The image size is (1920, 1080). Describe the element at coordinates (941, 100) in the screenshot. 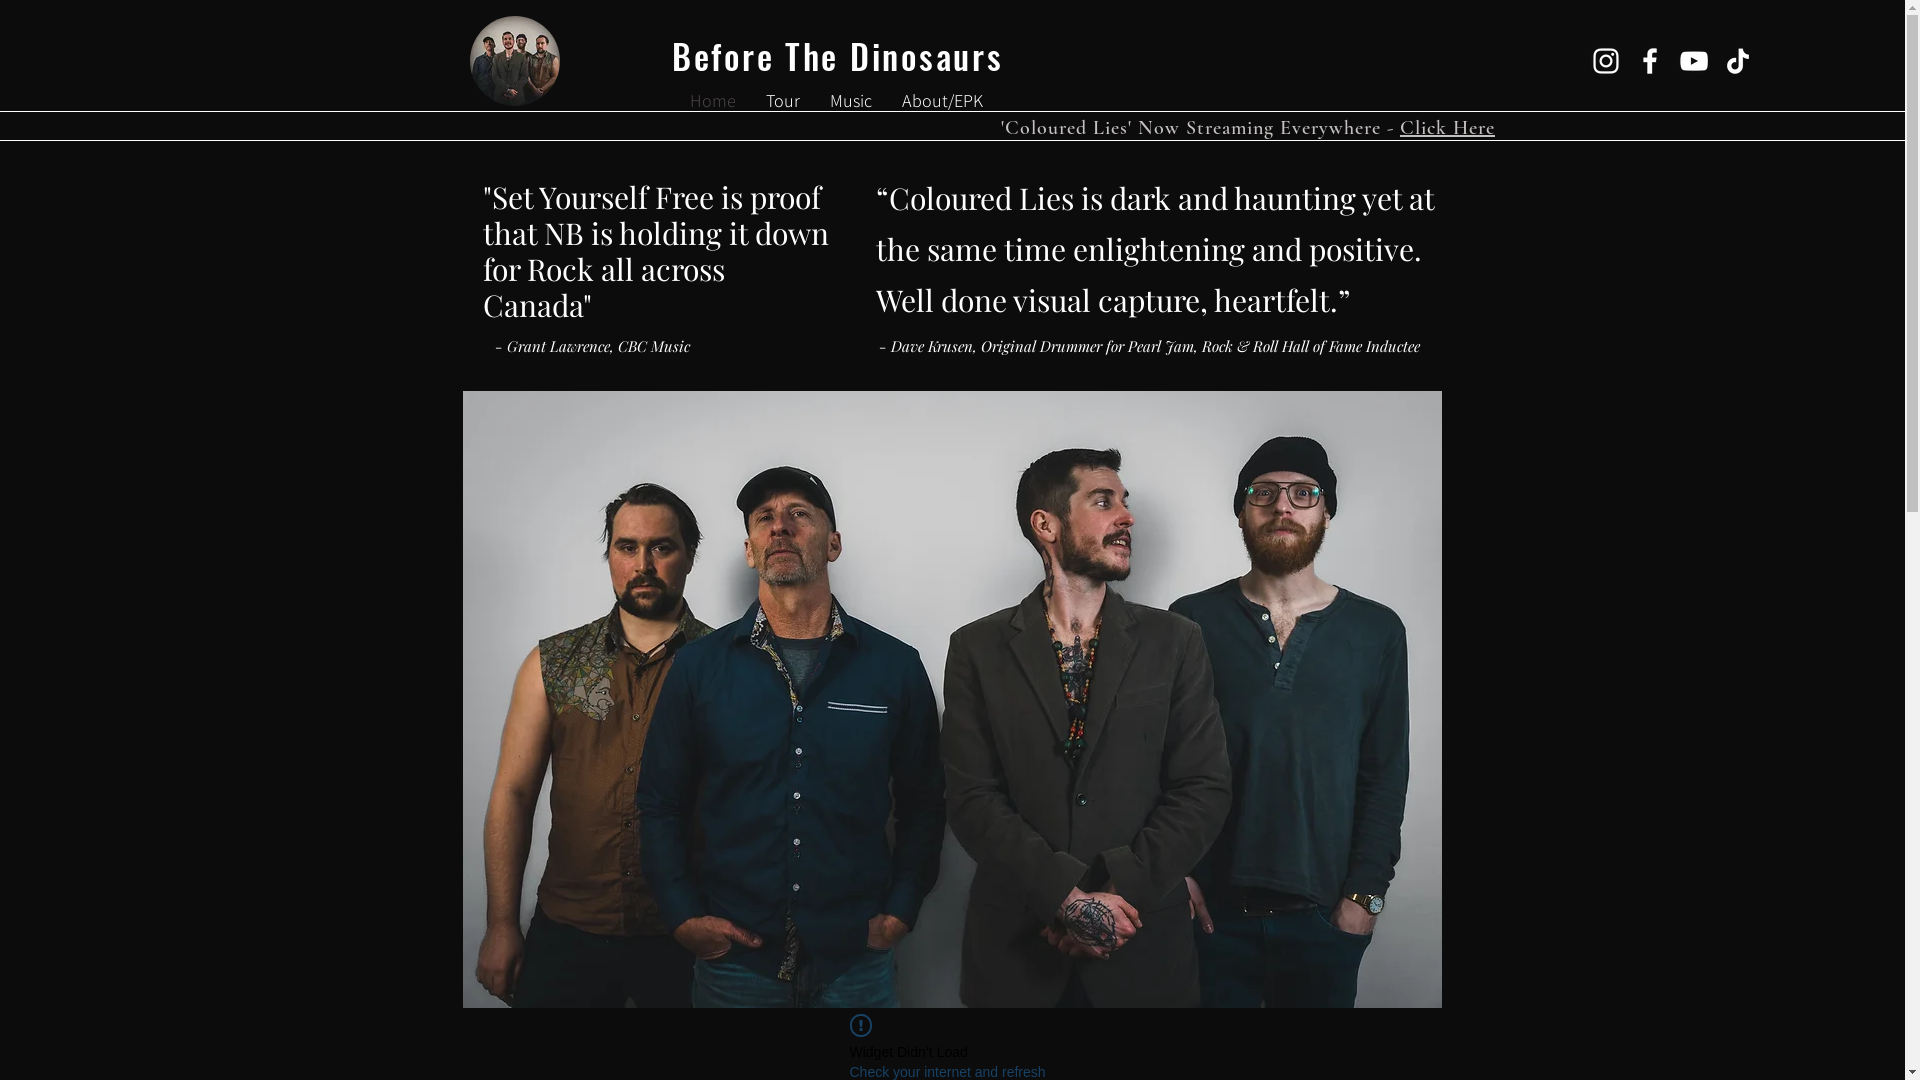

I see `'About/EPK'` at that location.